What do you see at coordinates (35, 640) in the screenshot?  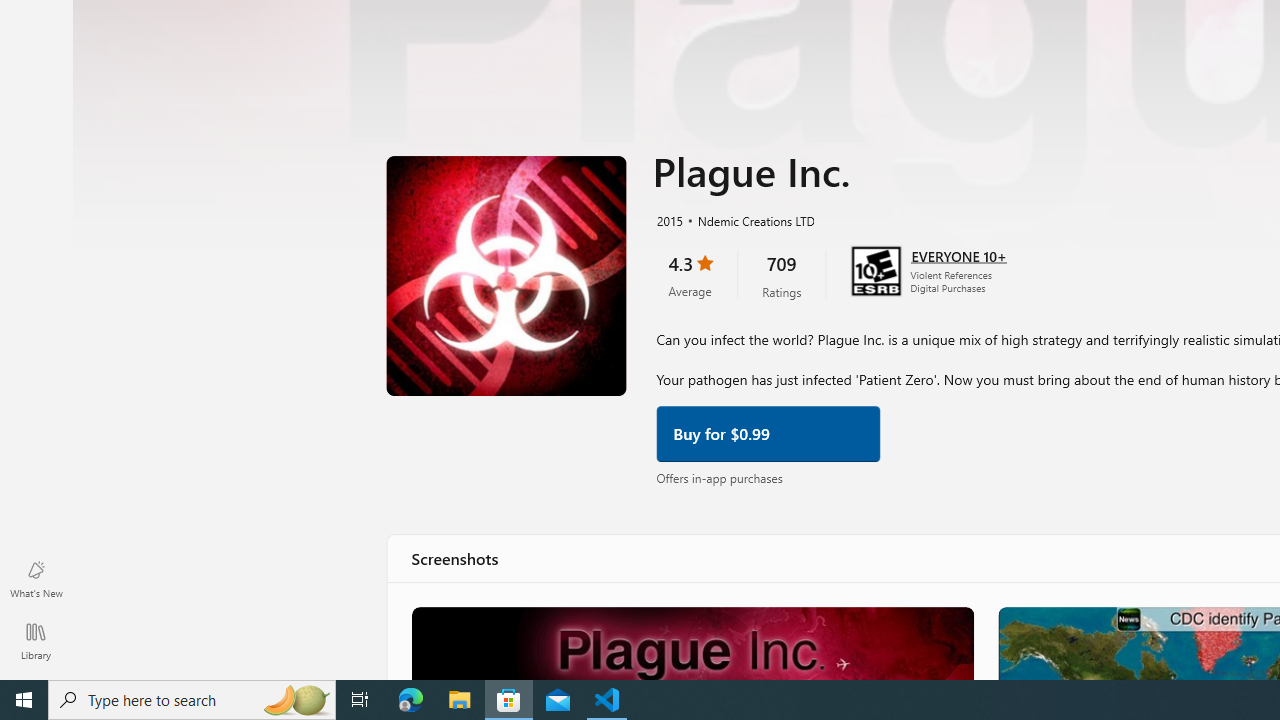 I see `'Library'` at bounding box center [35, 640].